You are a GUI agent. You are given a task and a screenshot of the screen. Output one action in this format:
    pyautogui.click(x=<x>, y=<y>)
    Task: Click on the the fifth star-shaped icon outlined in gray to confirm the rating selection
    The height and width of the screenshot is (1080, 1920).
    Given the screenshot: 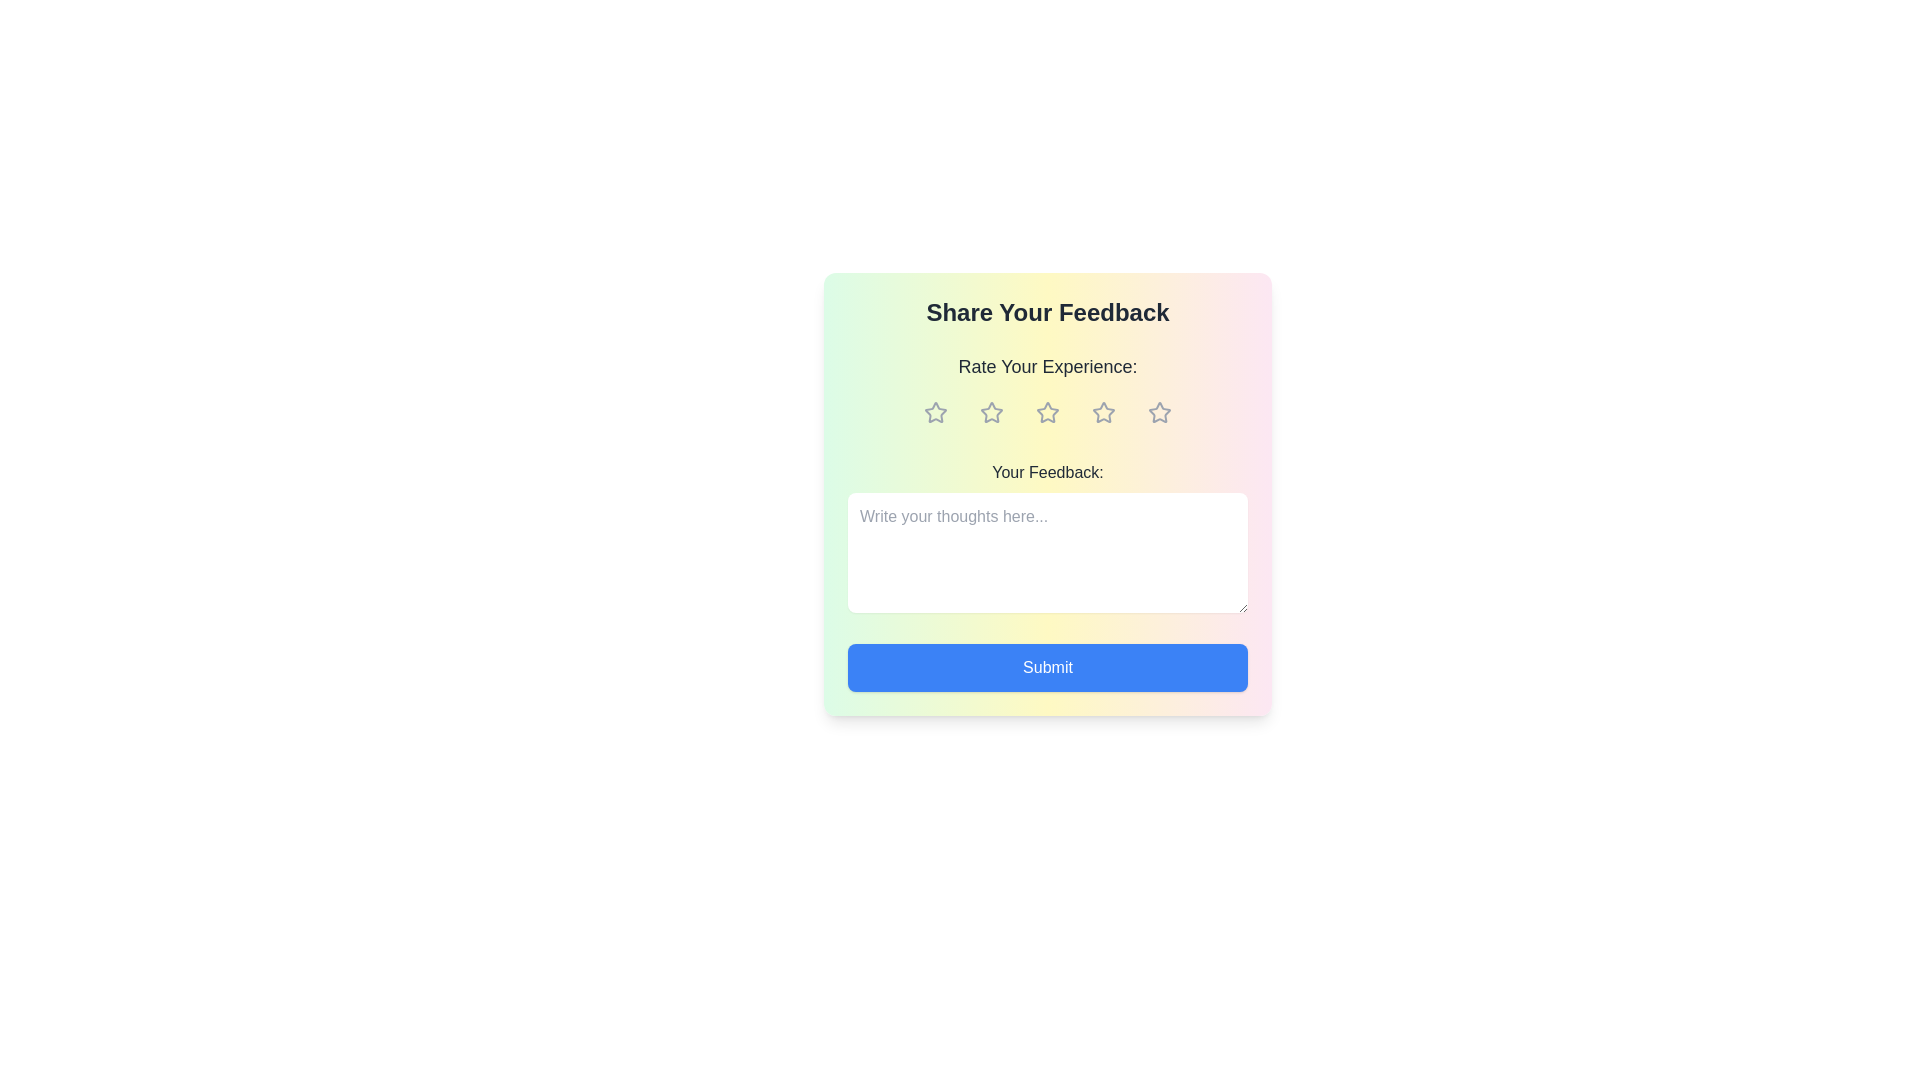 What is the action you would take?
    pyautogui.click(x=1160, y=411)
    